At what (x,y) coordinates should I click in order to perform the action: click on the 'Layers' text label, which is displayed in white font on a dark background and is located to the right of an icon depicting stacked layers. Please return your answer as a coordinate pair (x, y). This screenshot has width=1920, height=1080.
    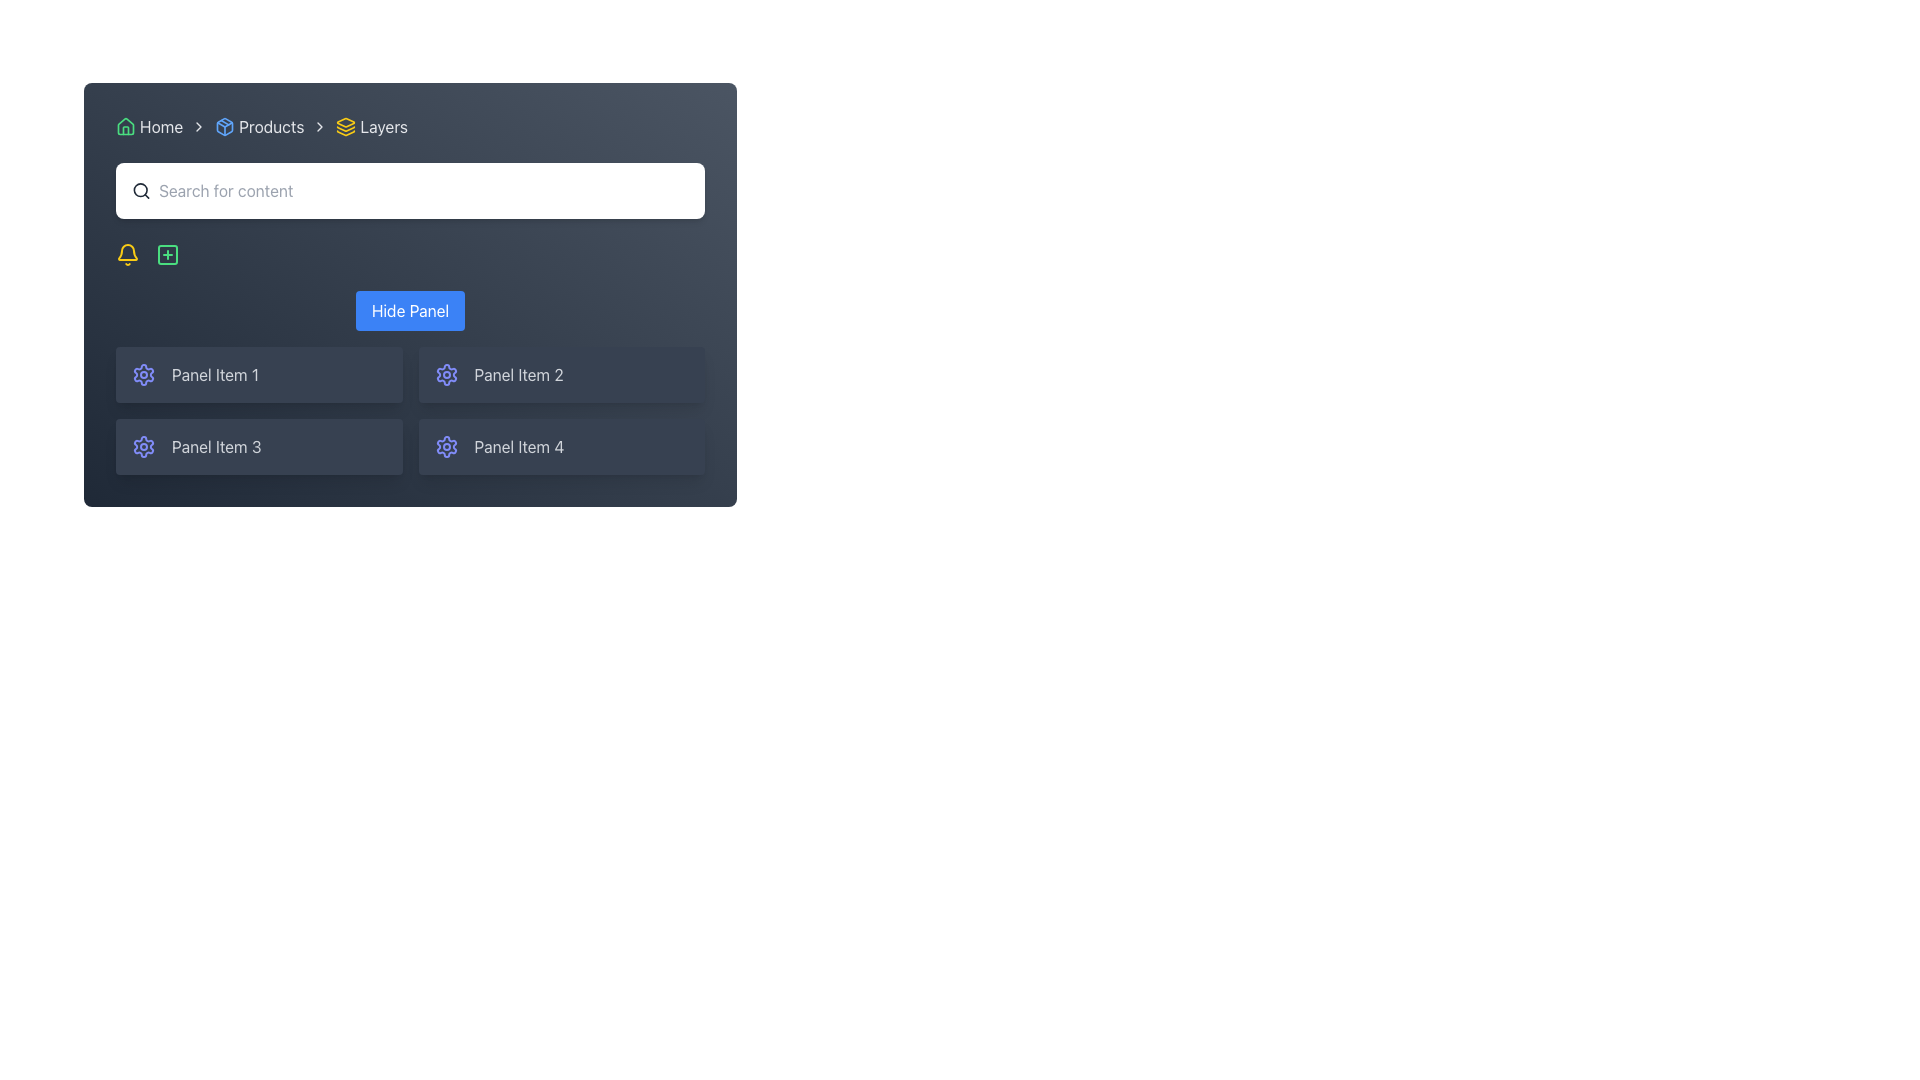
    Looking at the image, I should click on (384, 127).